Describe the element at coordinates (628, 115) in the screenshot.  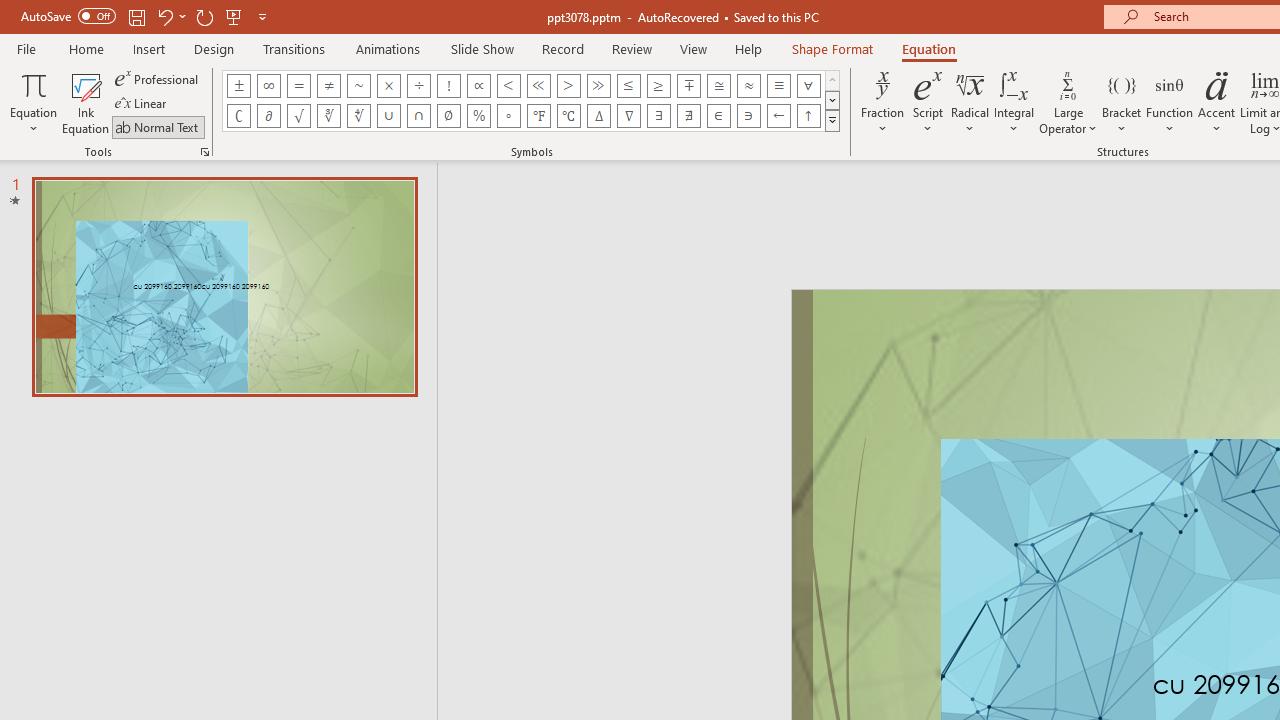
I see `'Equation Symbol Nabla'` at that location.